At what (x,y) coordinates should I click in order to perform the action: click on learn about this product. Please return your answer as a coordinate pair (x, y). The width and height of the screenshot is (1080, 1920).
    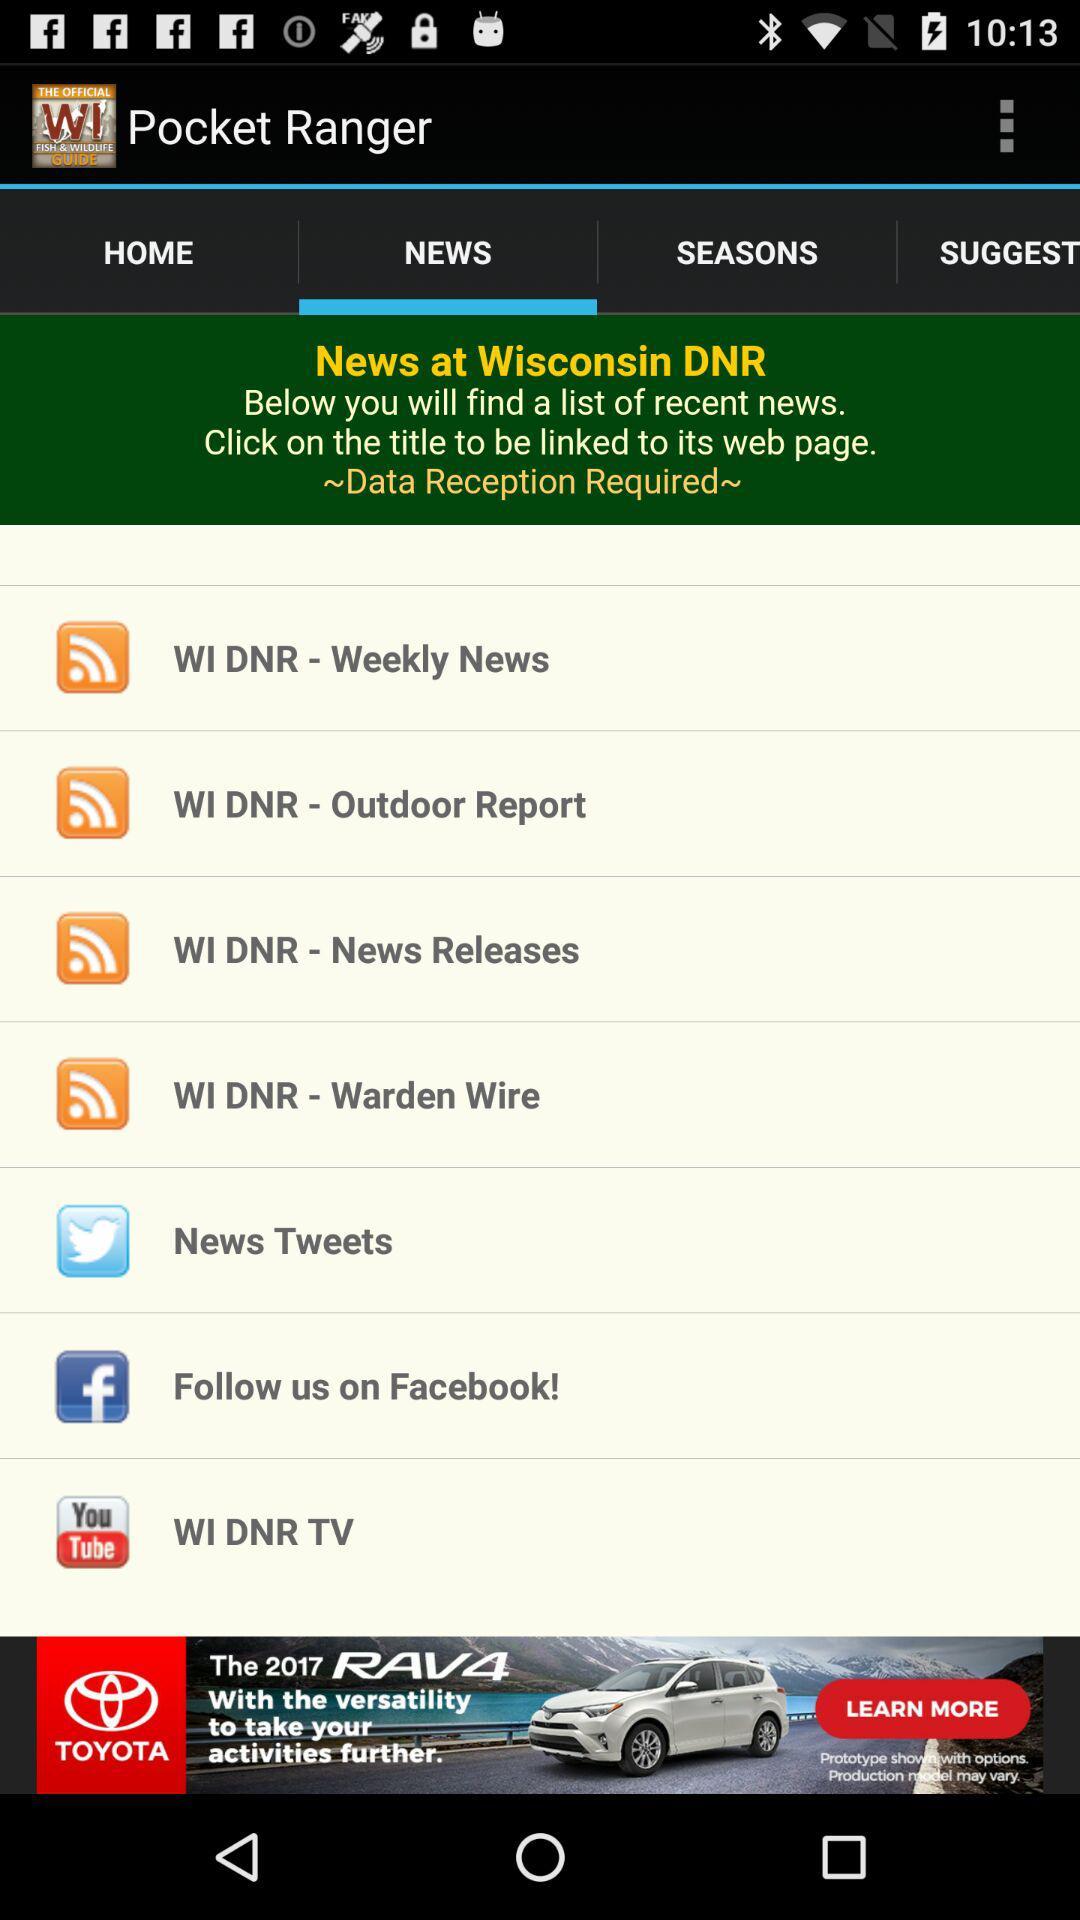
    Looking at the image, I should click on (540, 449).